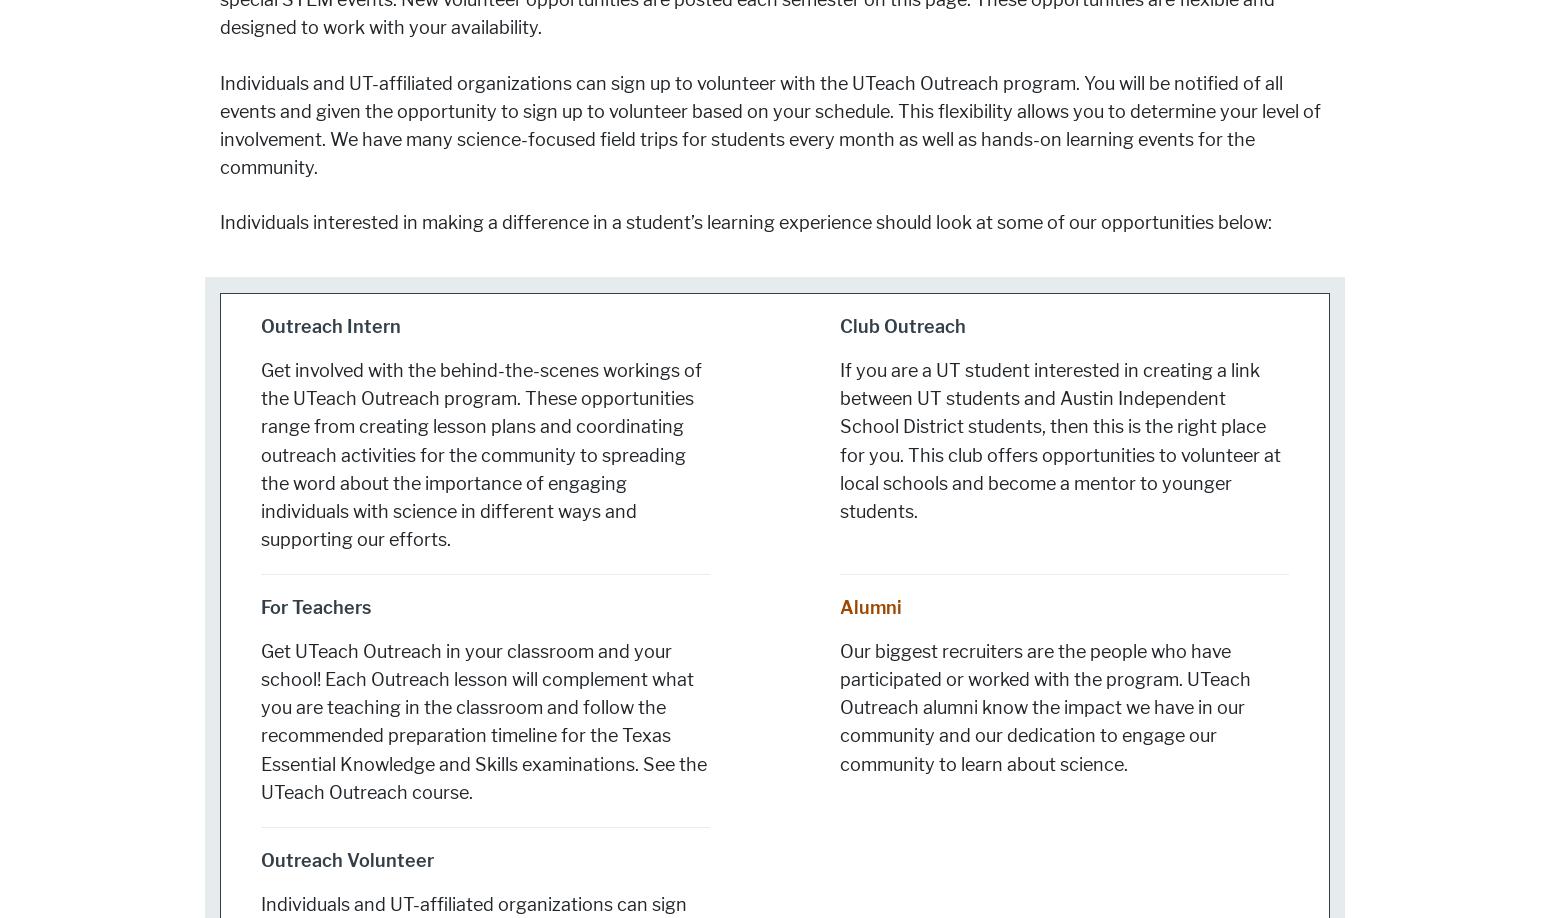 Image resolution: width=1550 pixels, height=918 pixels. Describe the element at coordinates (903, 326) in the screenshot. I see `'Club Outreach'` at that location.